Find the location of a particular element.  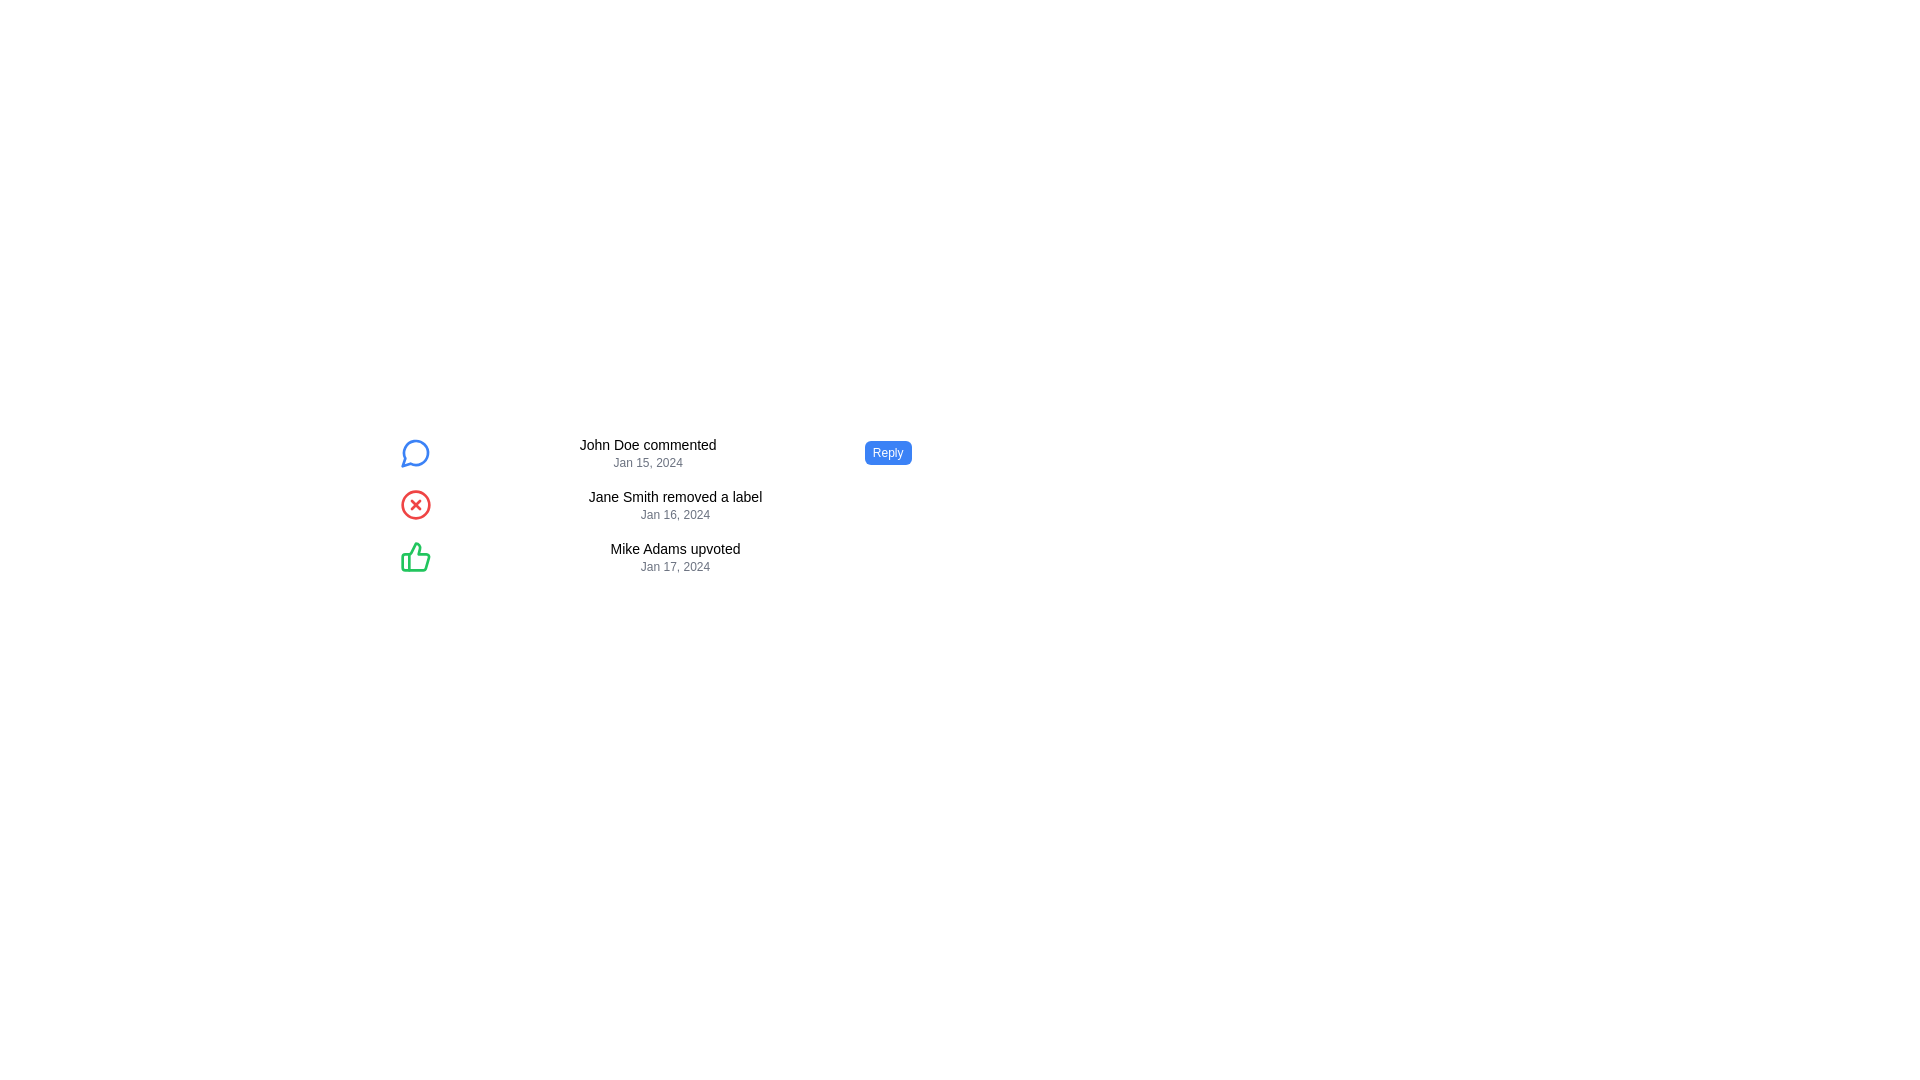

the reply button located at the bottom right corner of the comment card associated with 'John Doe commented Jan 15, 2024' is located at coordinates (887, 452).